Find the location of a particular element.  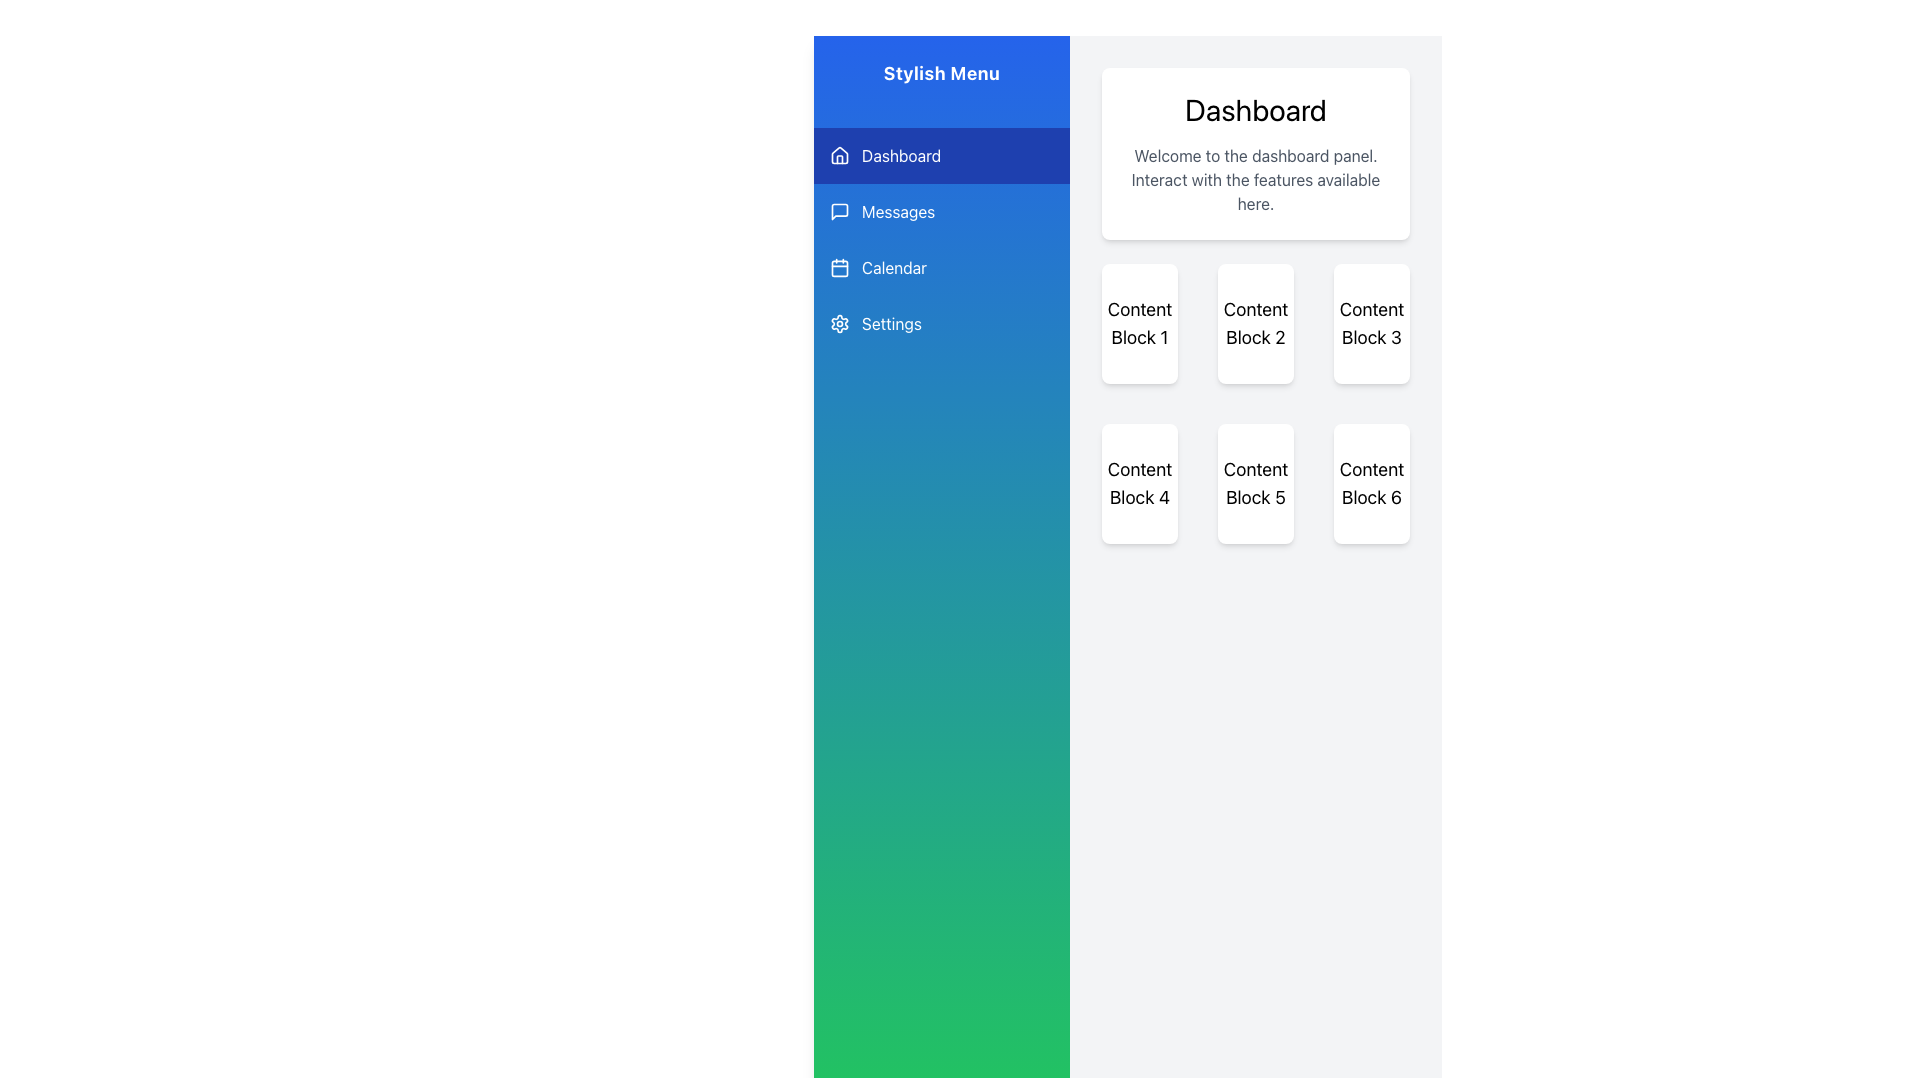

'Calendar' label in the sidebar menu, which displays white text on a blue background and is positioned between the 'Messages' and 'Settings' items is located at coordinates (893, 266).